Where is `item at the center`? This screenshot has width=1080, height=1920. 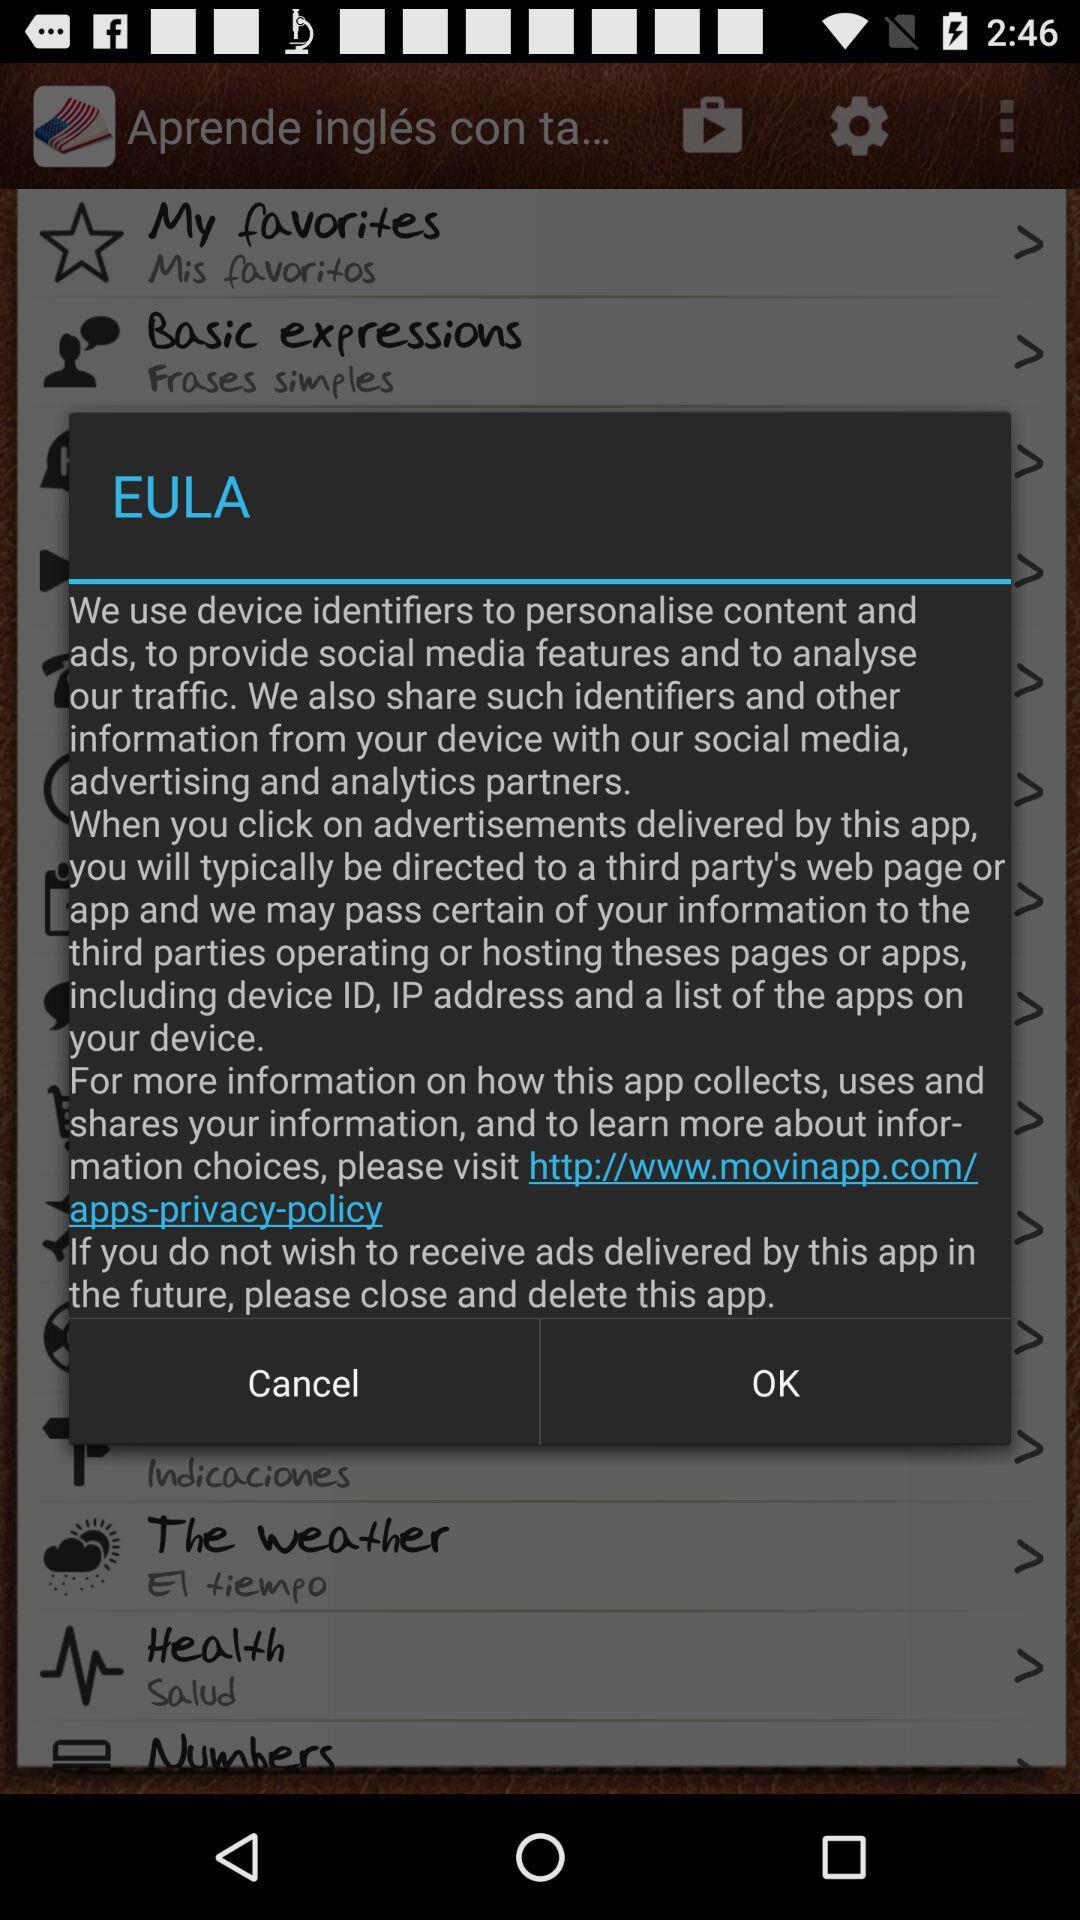 item at the center is located at coordinates (540, 949).